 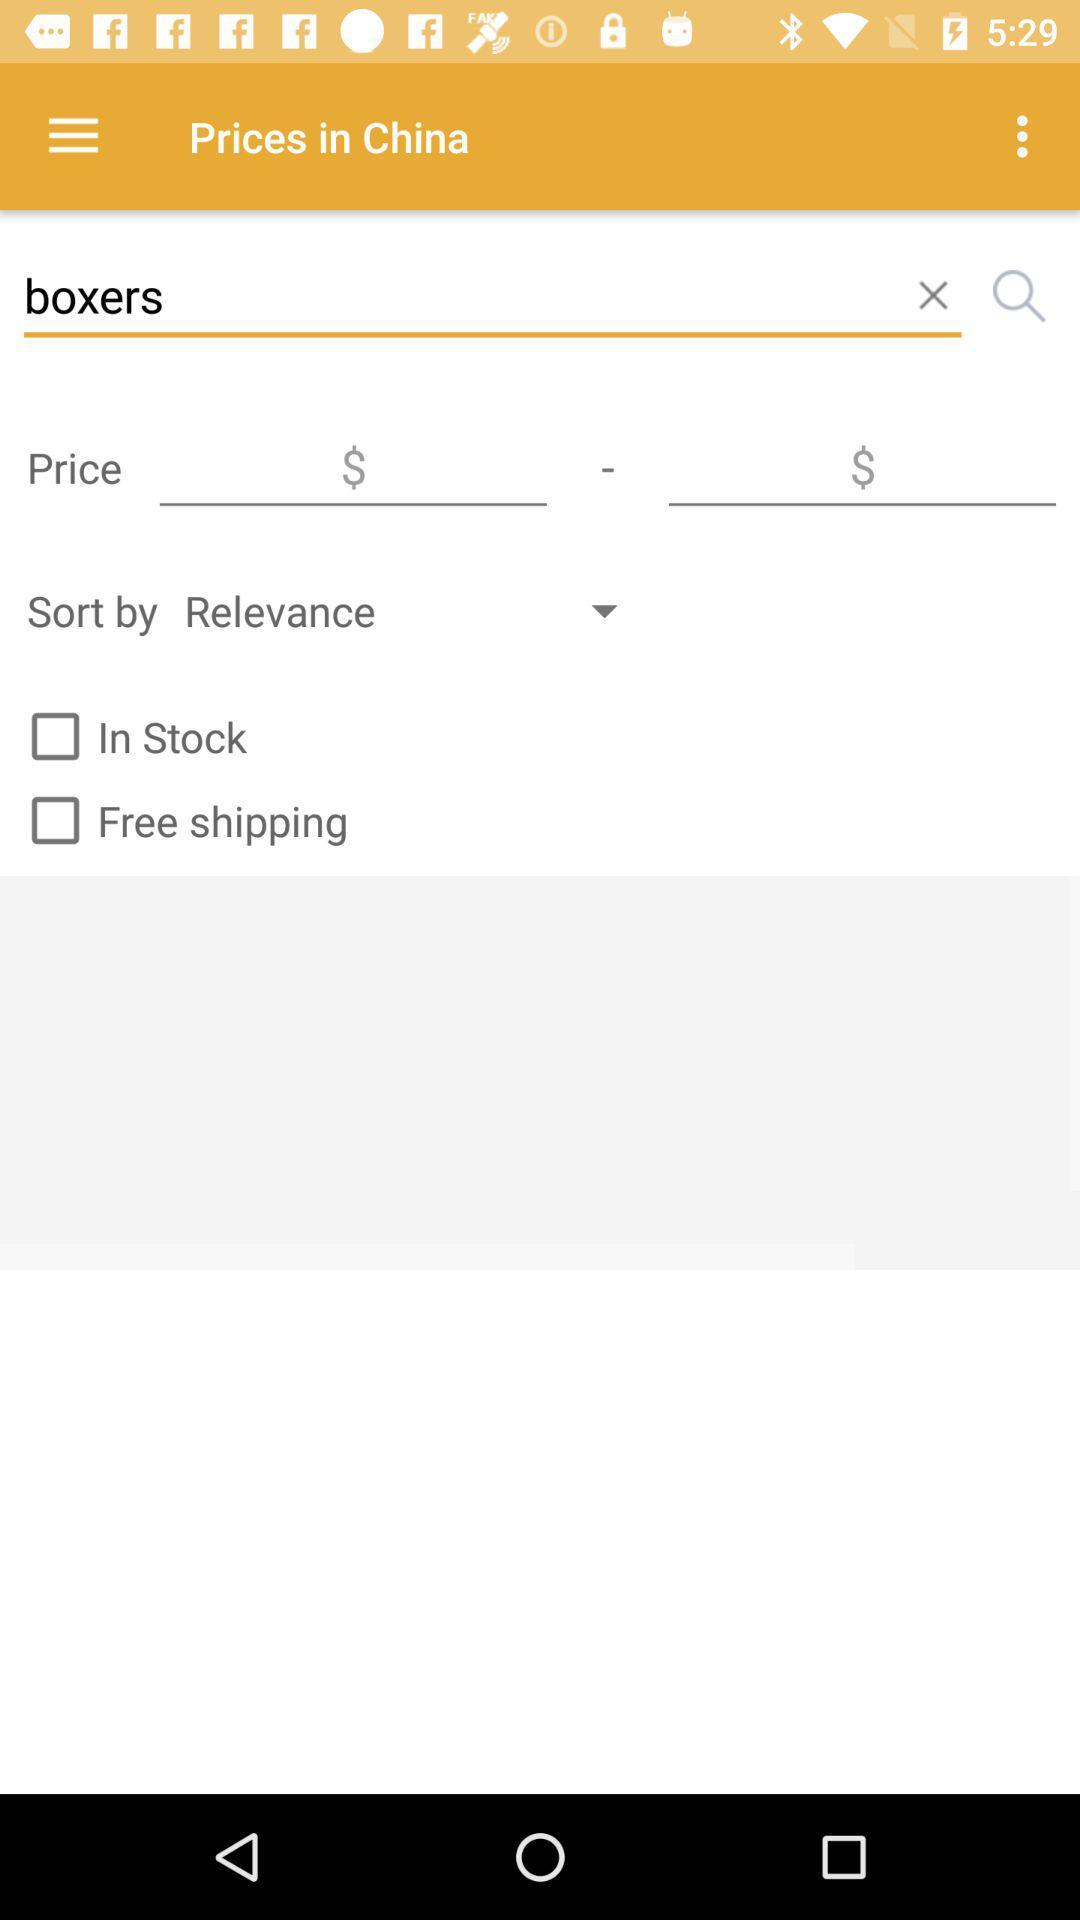 What do you see at coordinates (352, 466) in the screenshot?
I see `the icon to the right of price` at bounding box center [352, 466].